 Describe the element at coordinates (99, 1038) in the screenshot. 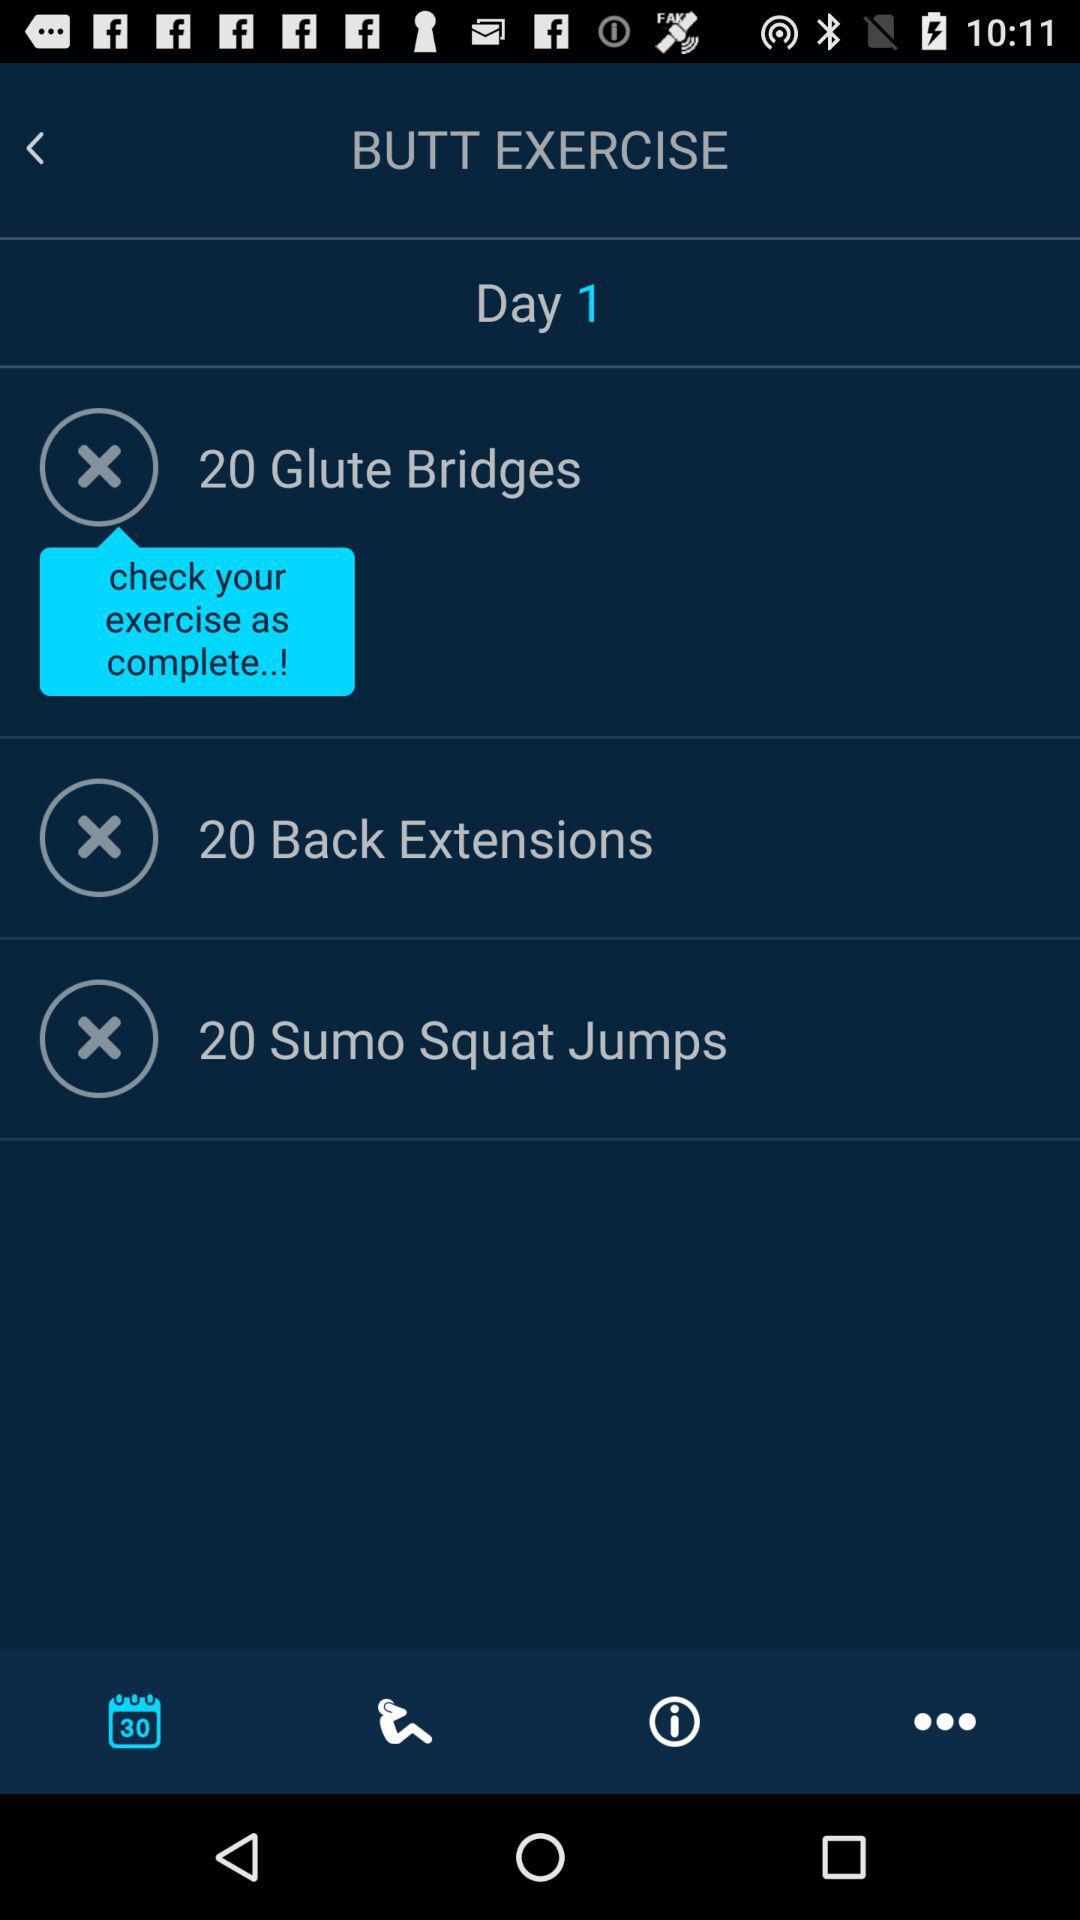

I see `remove from the list` at that location.